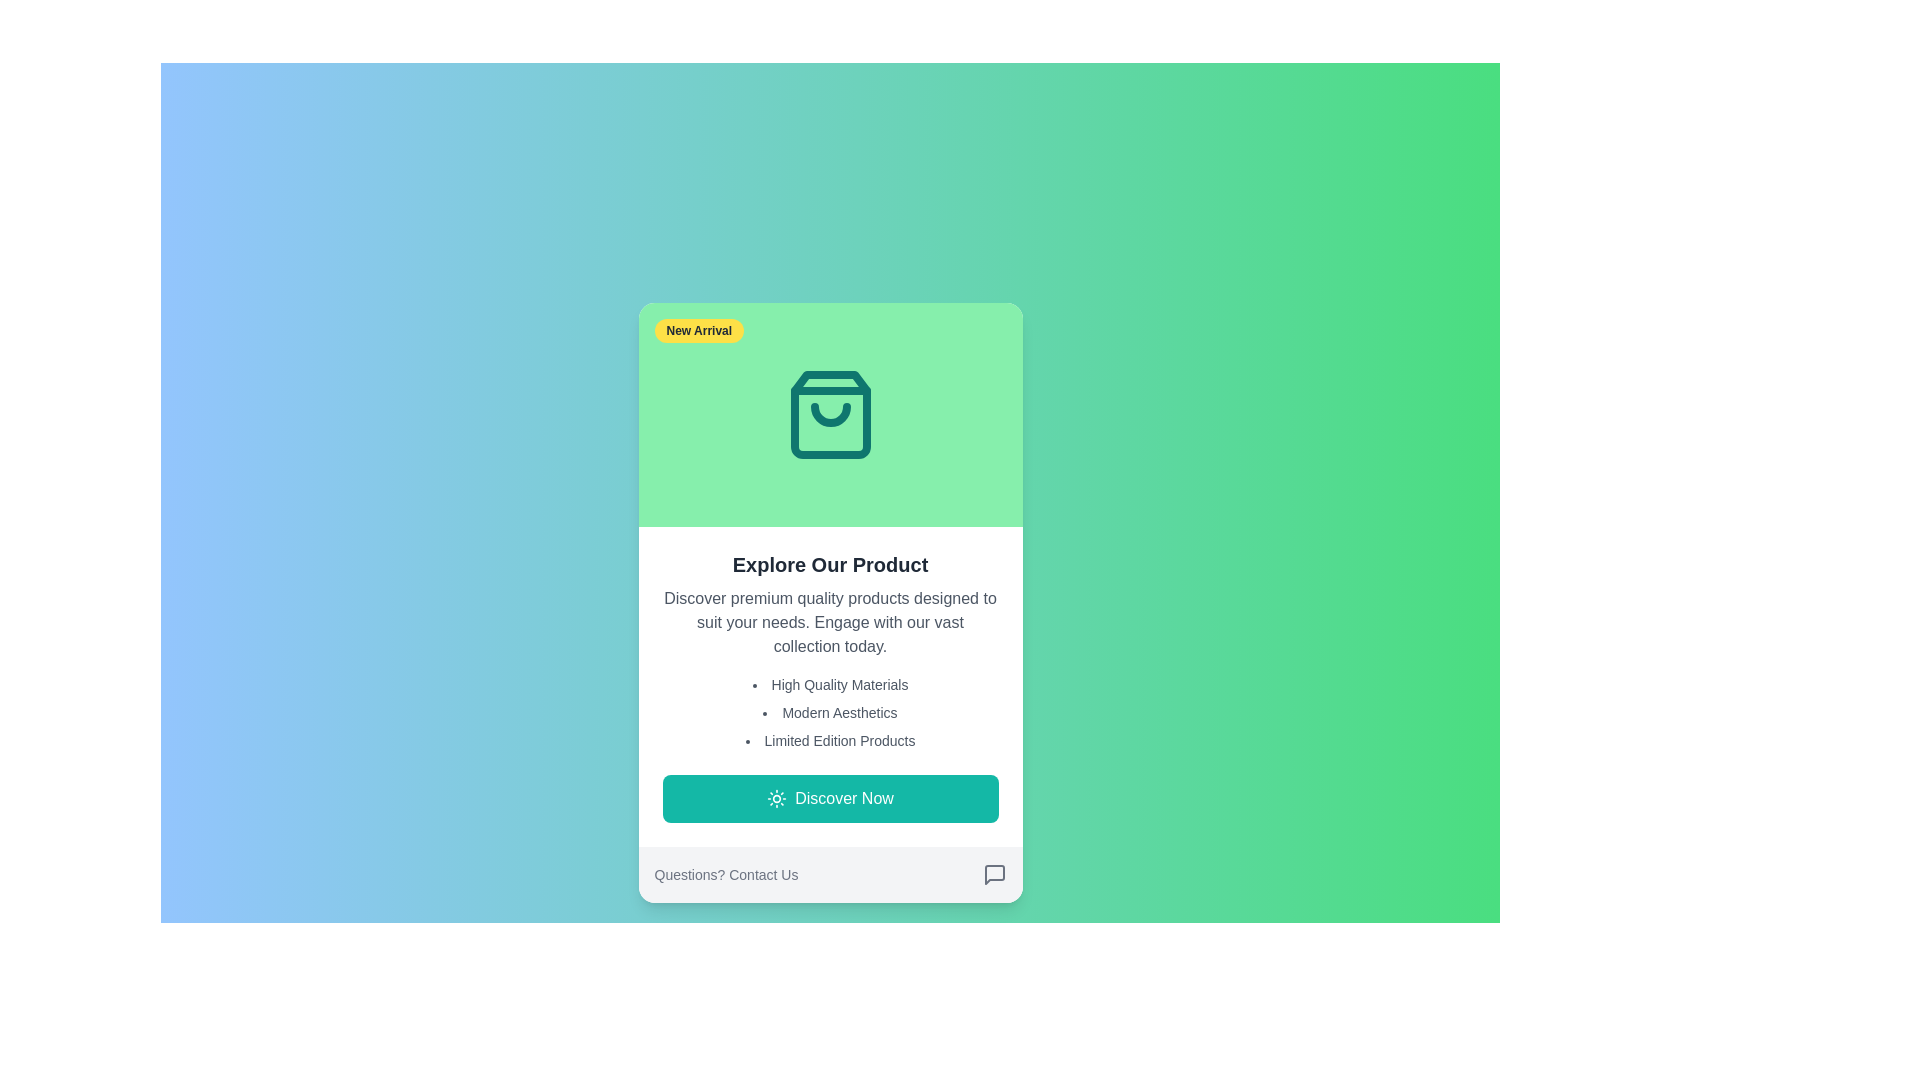 The width and height of the screenshot is (1920, 1080). What do you see at coordinates (776, 797) in the screenshot?
I see `the sun icon located to the left of the 'Discover Now' button with a teal background and white text` at bounding box center [776, 797].